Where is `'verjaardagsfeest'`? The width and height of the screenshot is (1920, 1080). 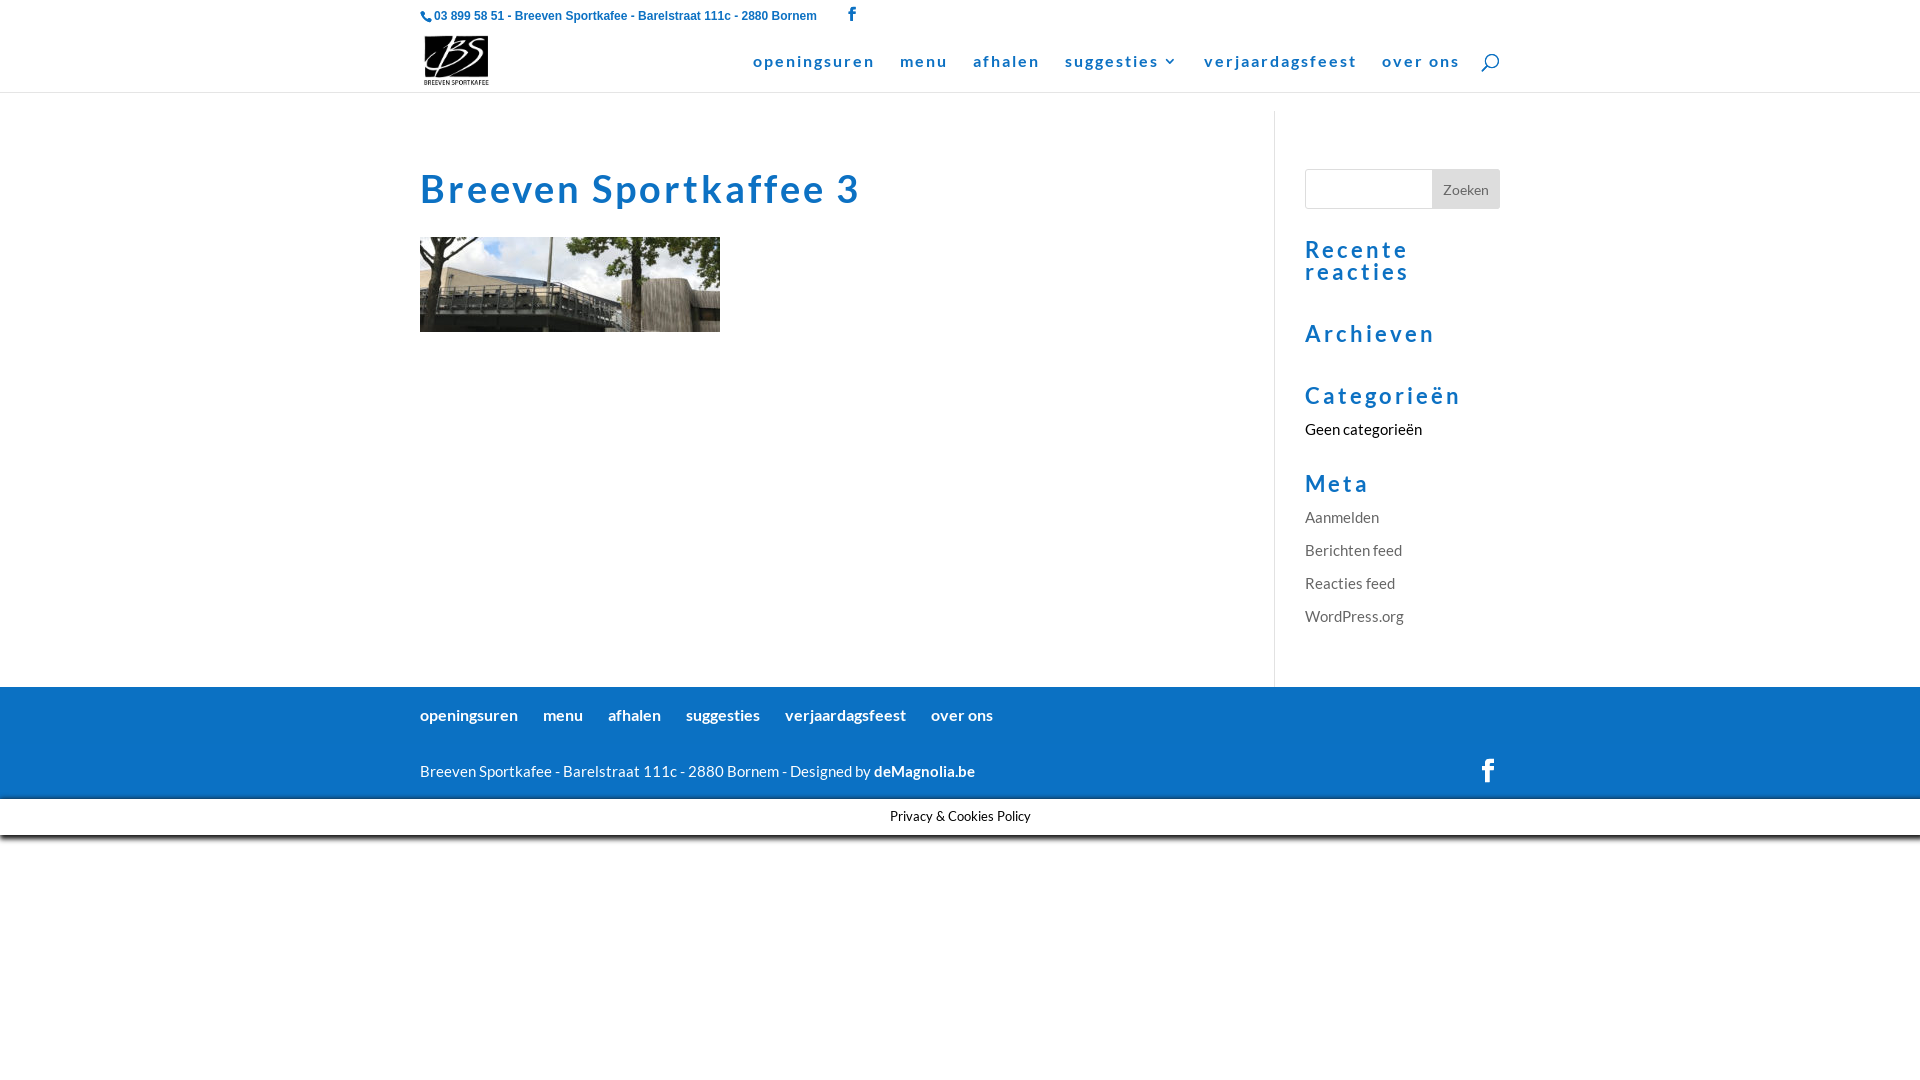
'verjaardagsfeest' is located at coordinates (845, 713).